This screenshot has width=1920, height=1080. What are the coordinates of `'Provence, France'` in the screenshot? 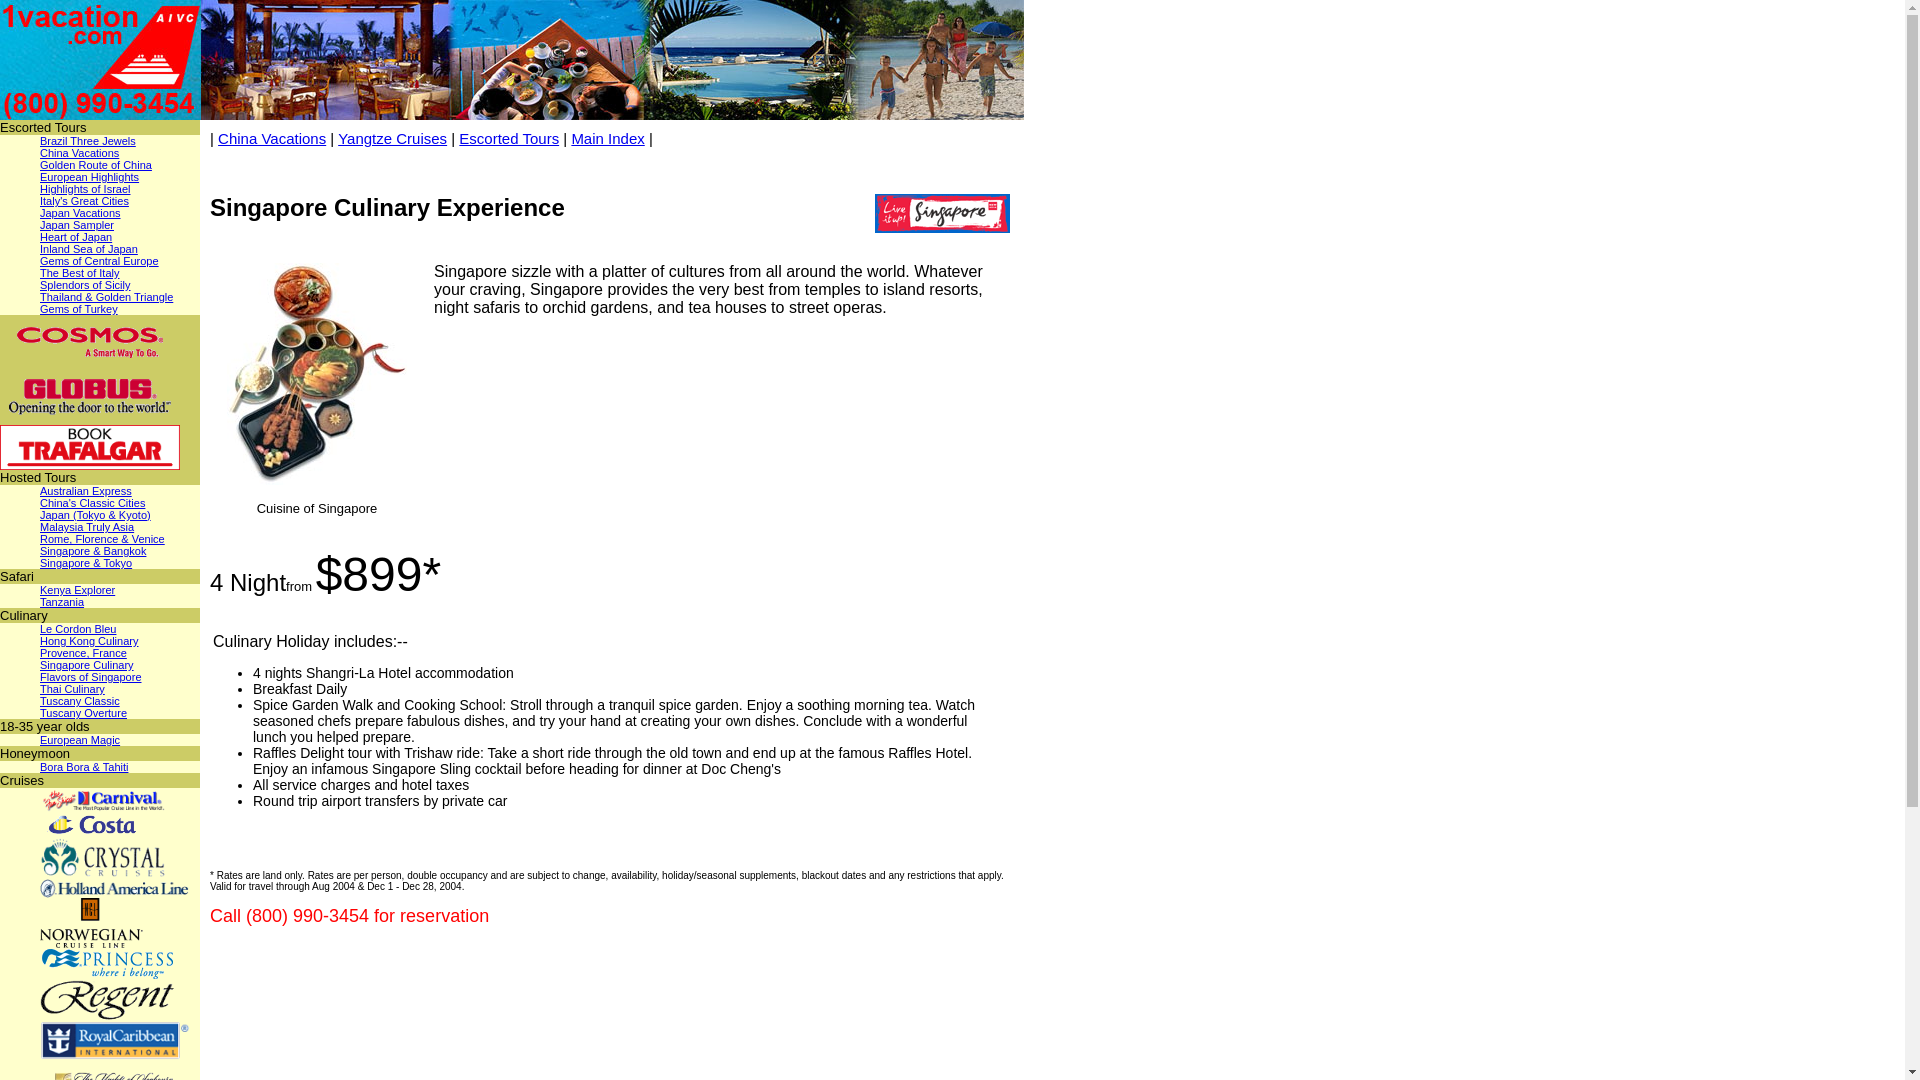 It's located at (82, 652).